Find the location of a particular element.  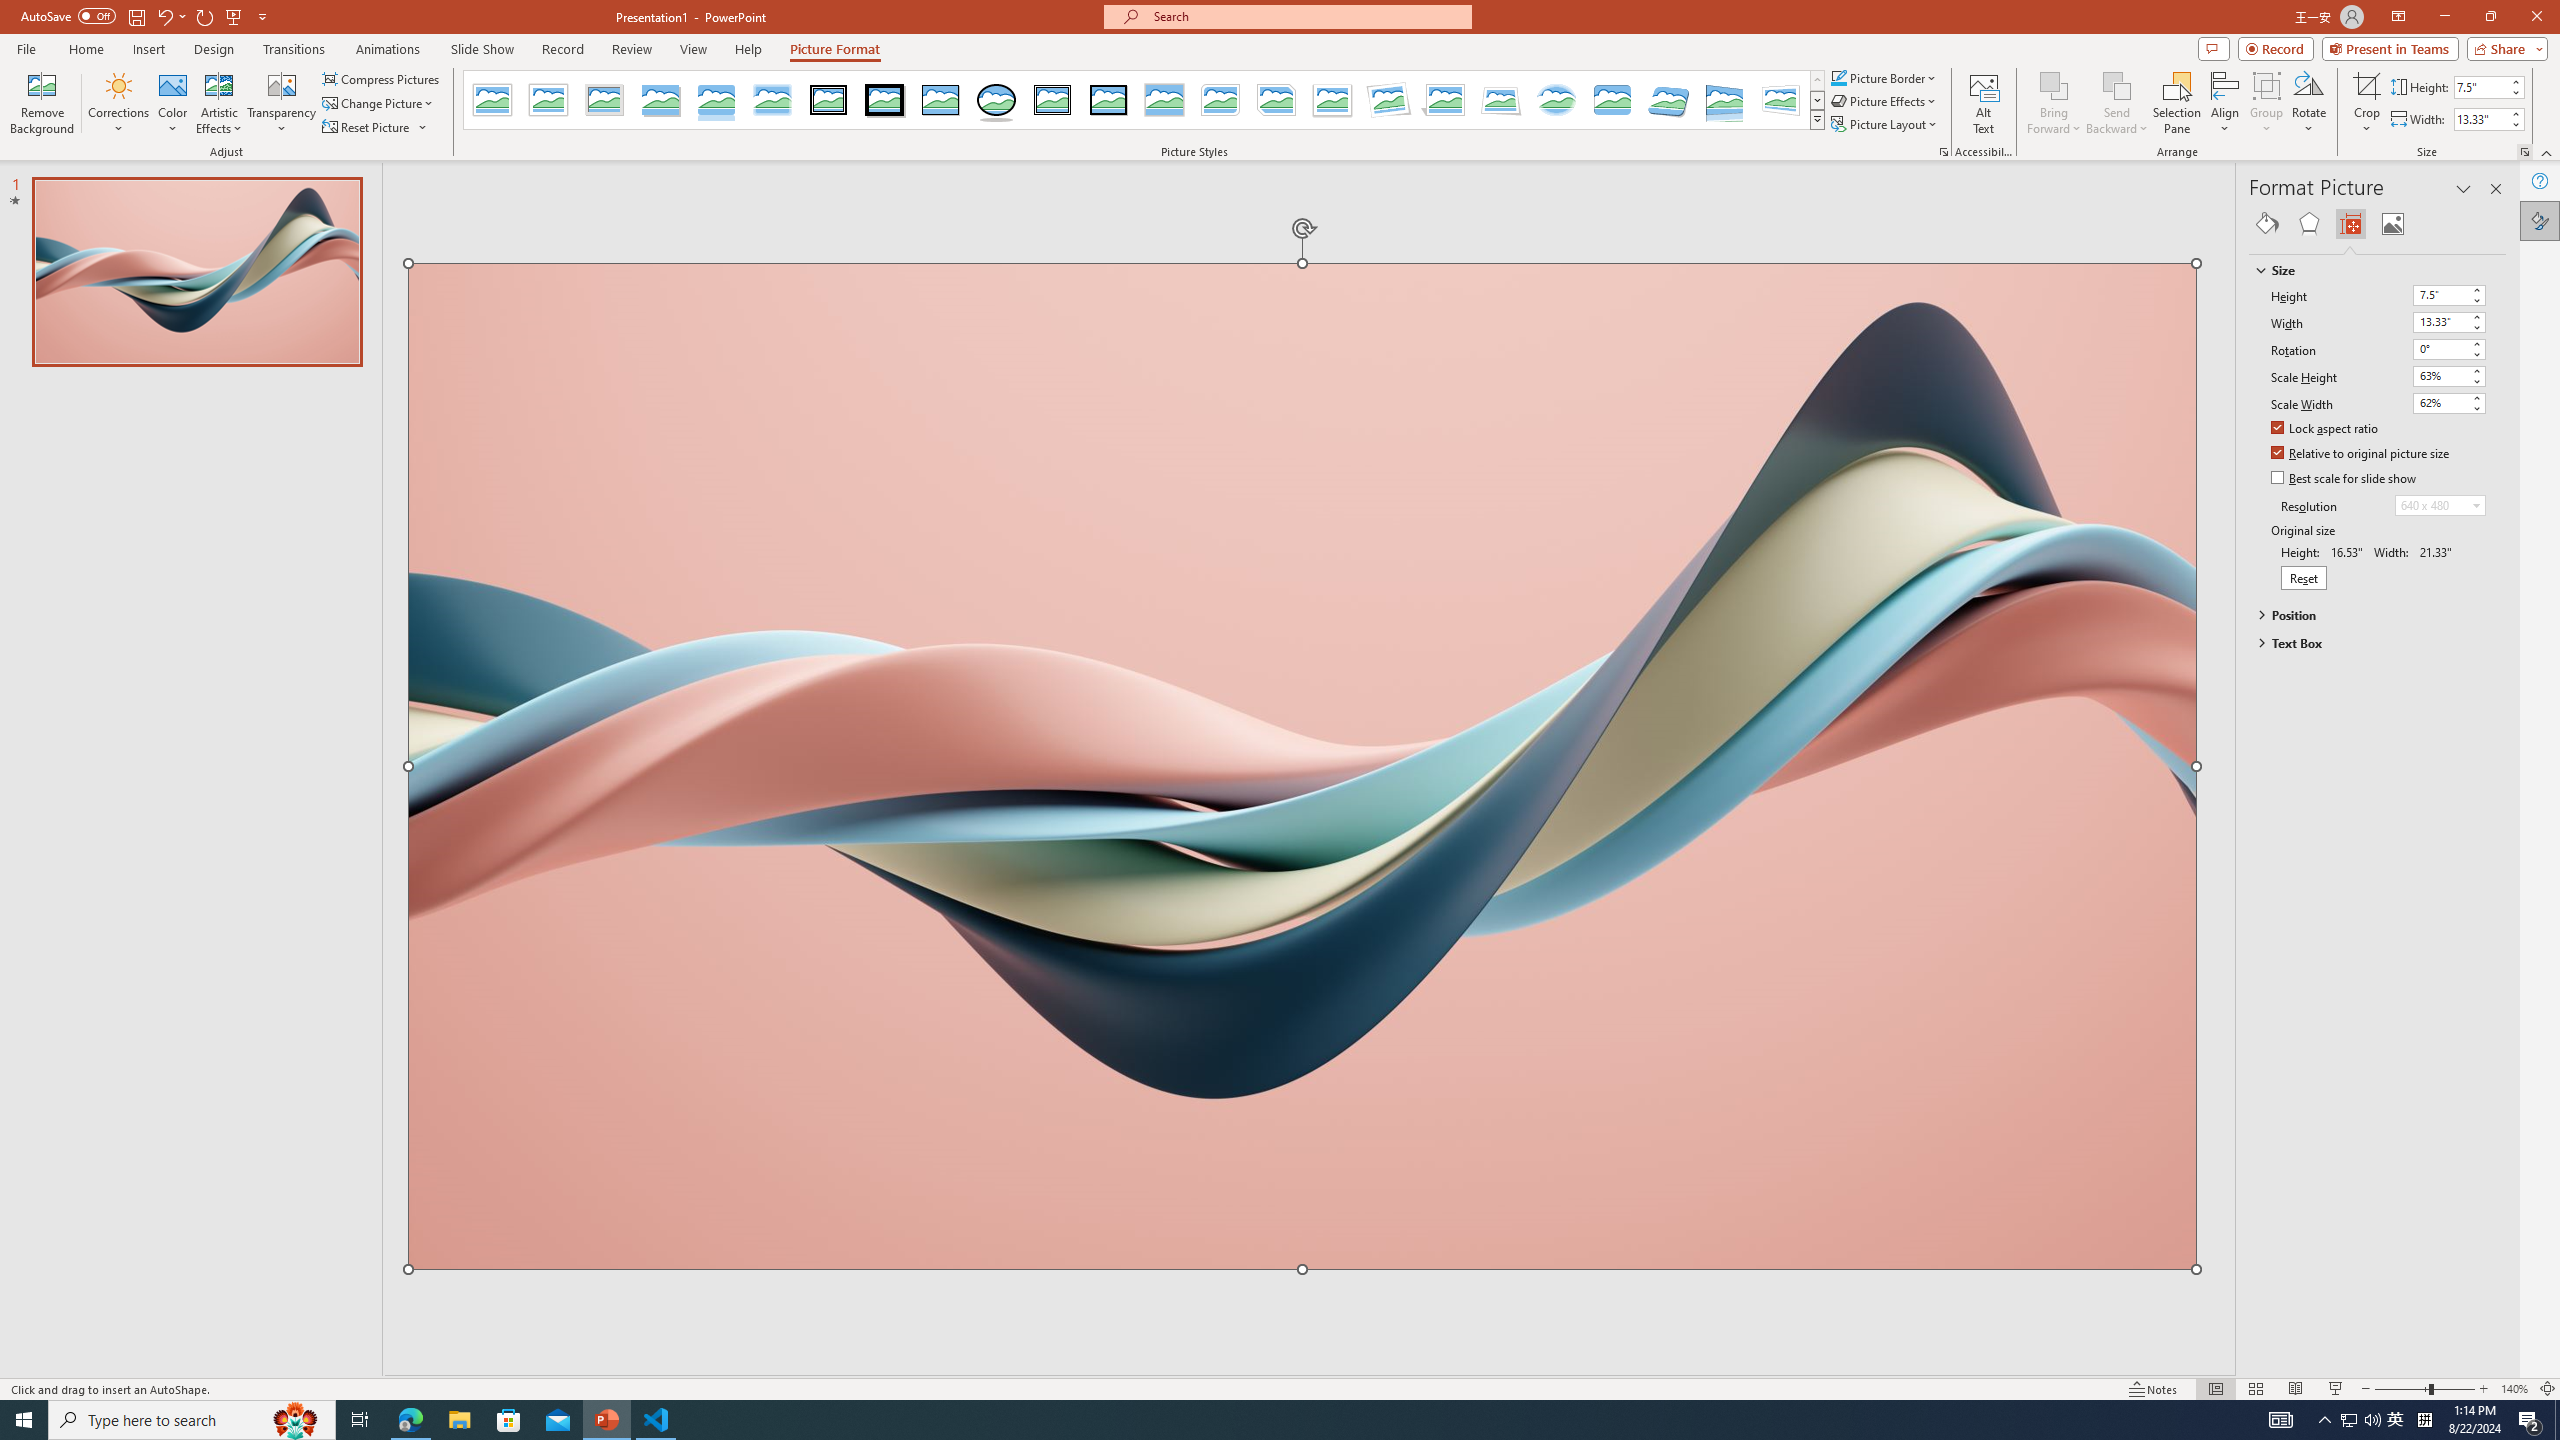

'Size' is located at coordinates (2368, 269).